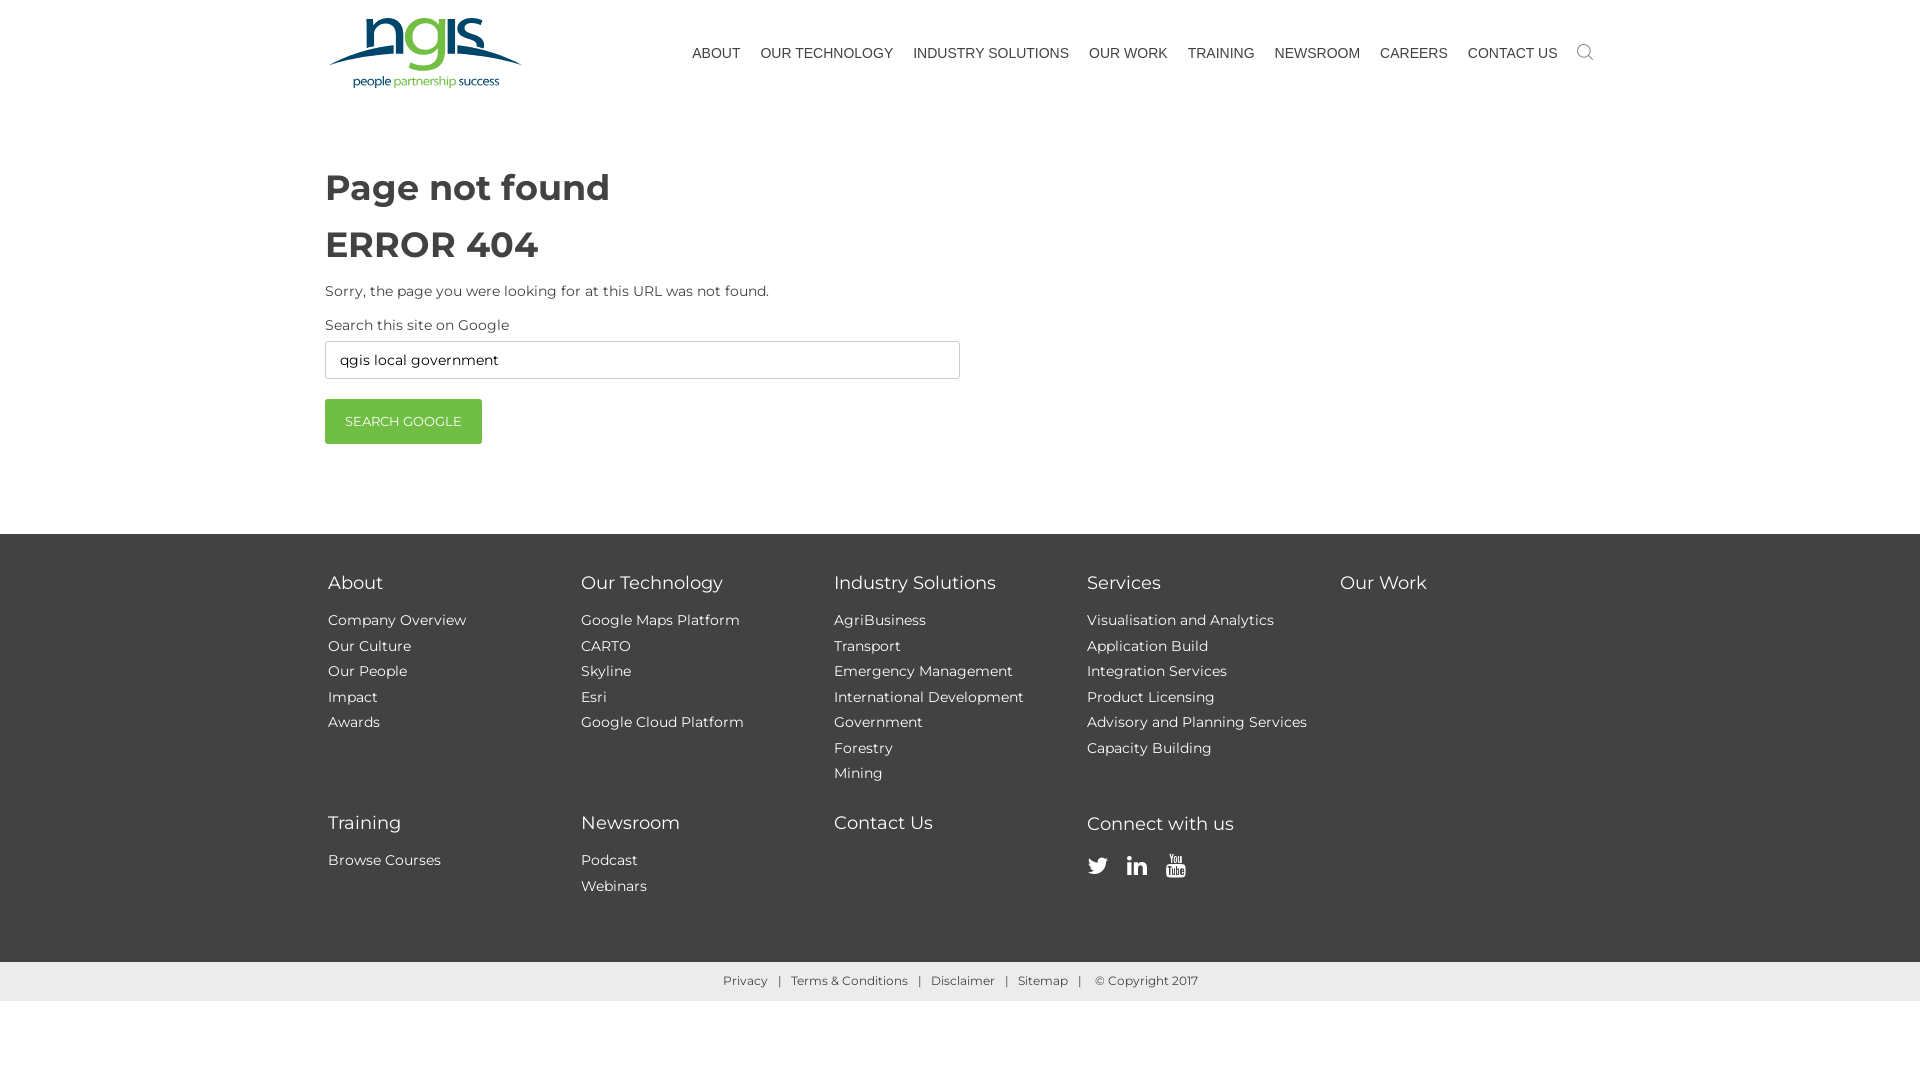 Image resolution: width=1920 pixels, height=1080 pixels. Describe the element at coordinates (715, 52) in the screenshot. I see `'ABOUT'` at that location.